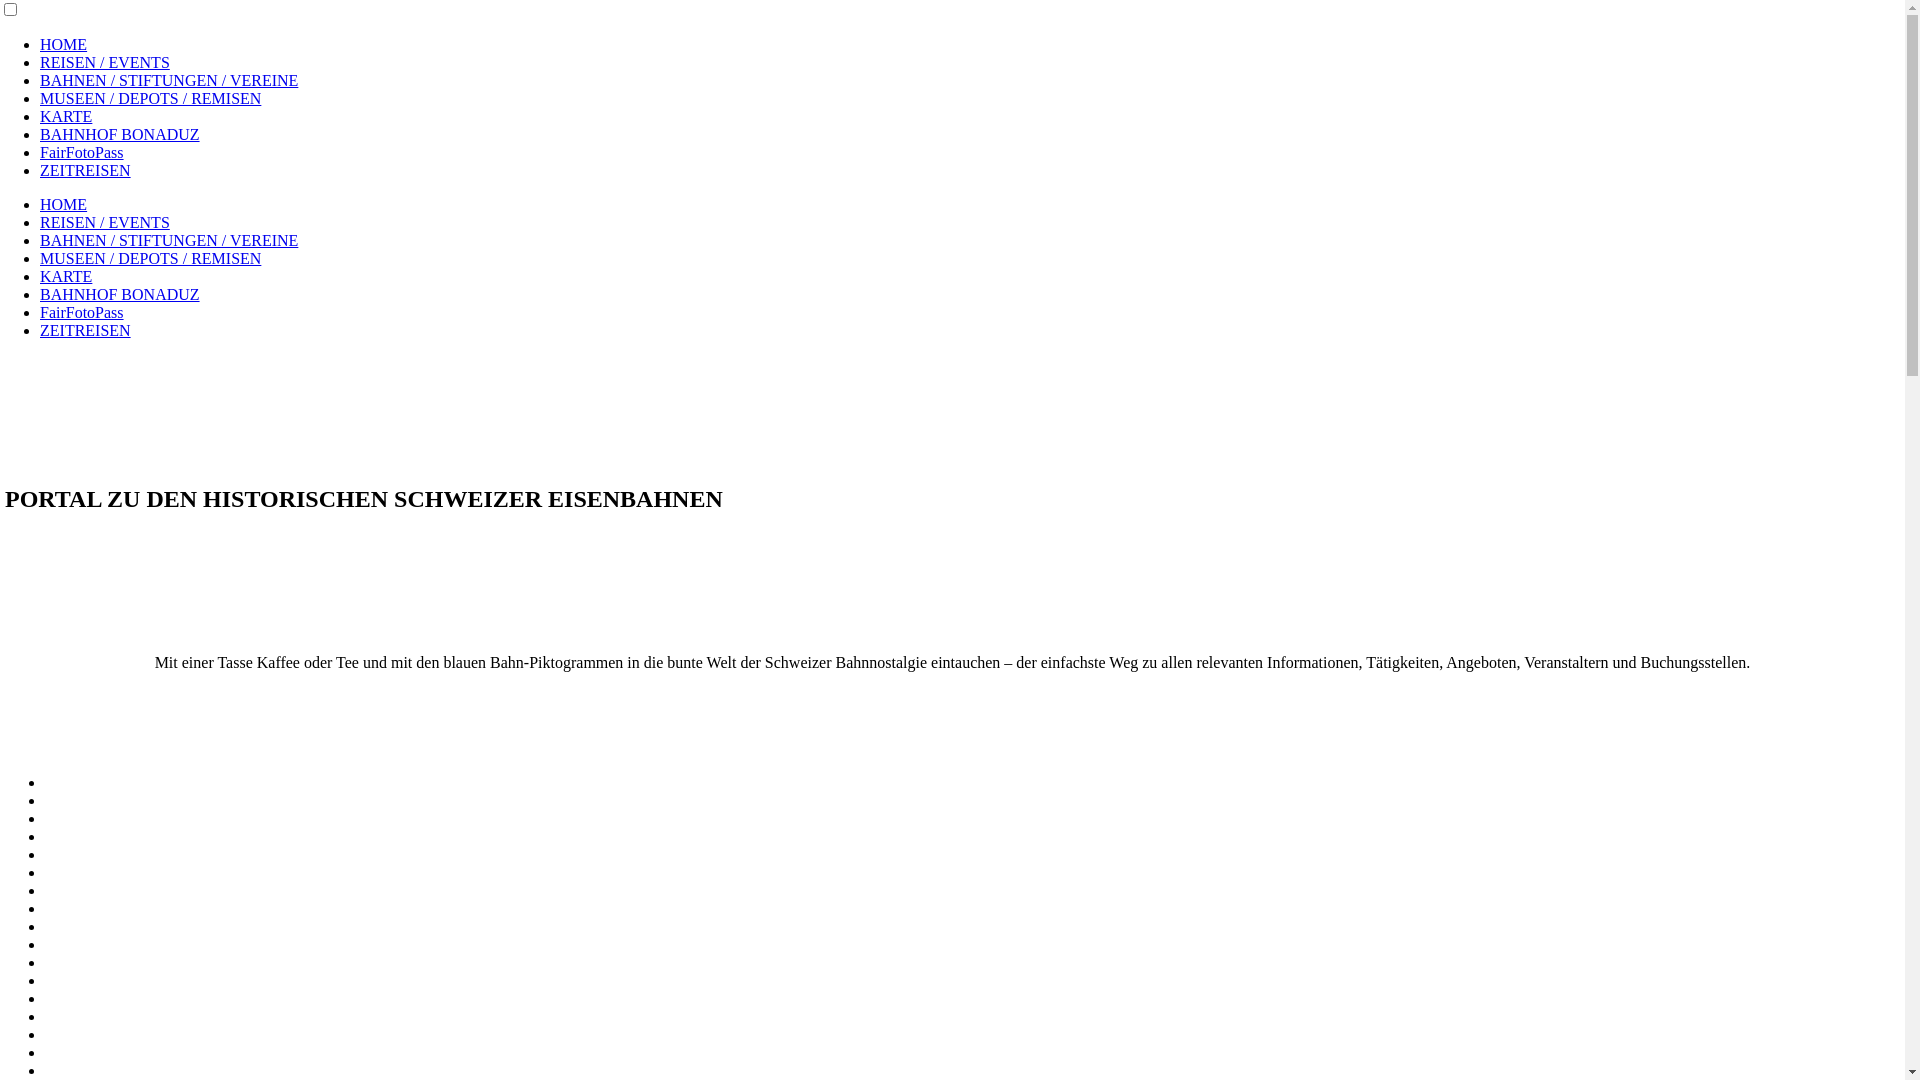 This screenshot has width=1920, height=1080. What do you see at coordinates (104, 222) in the screenshot?
I see `'REISEN / EVENTS'` at bounding box center [104, 222].